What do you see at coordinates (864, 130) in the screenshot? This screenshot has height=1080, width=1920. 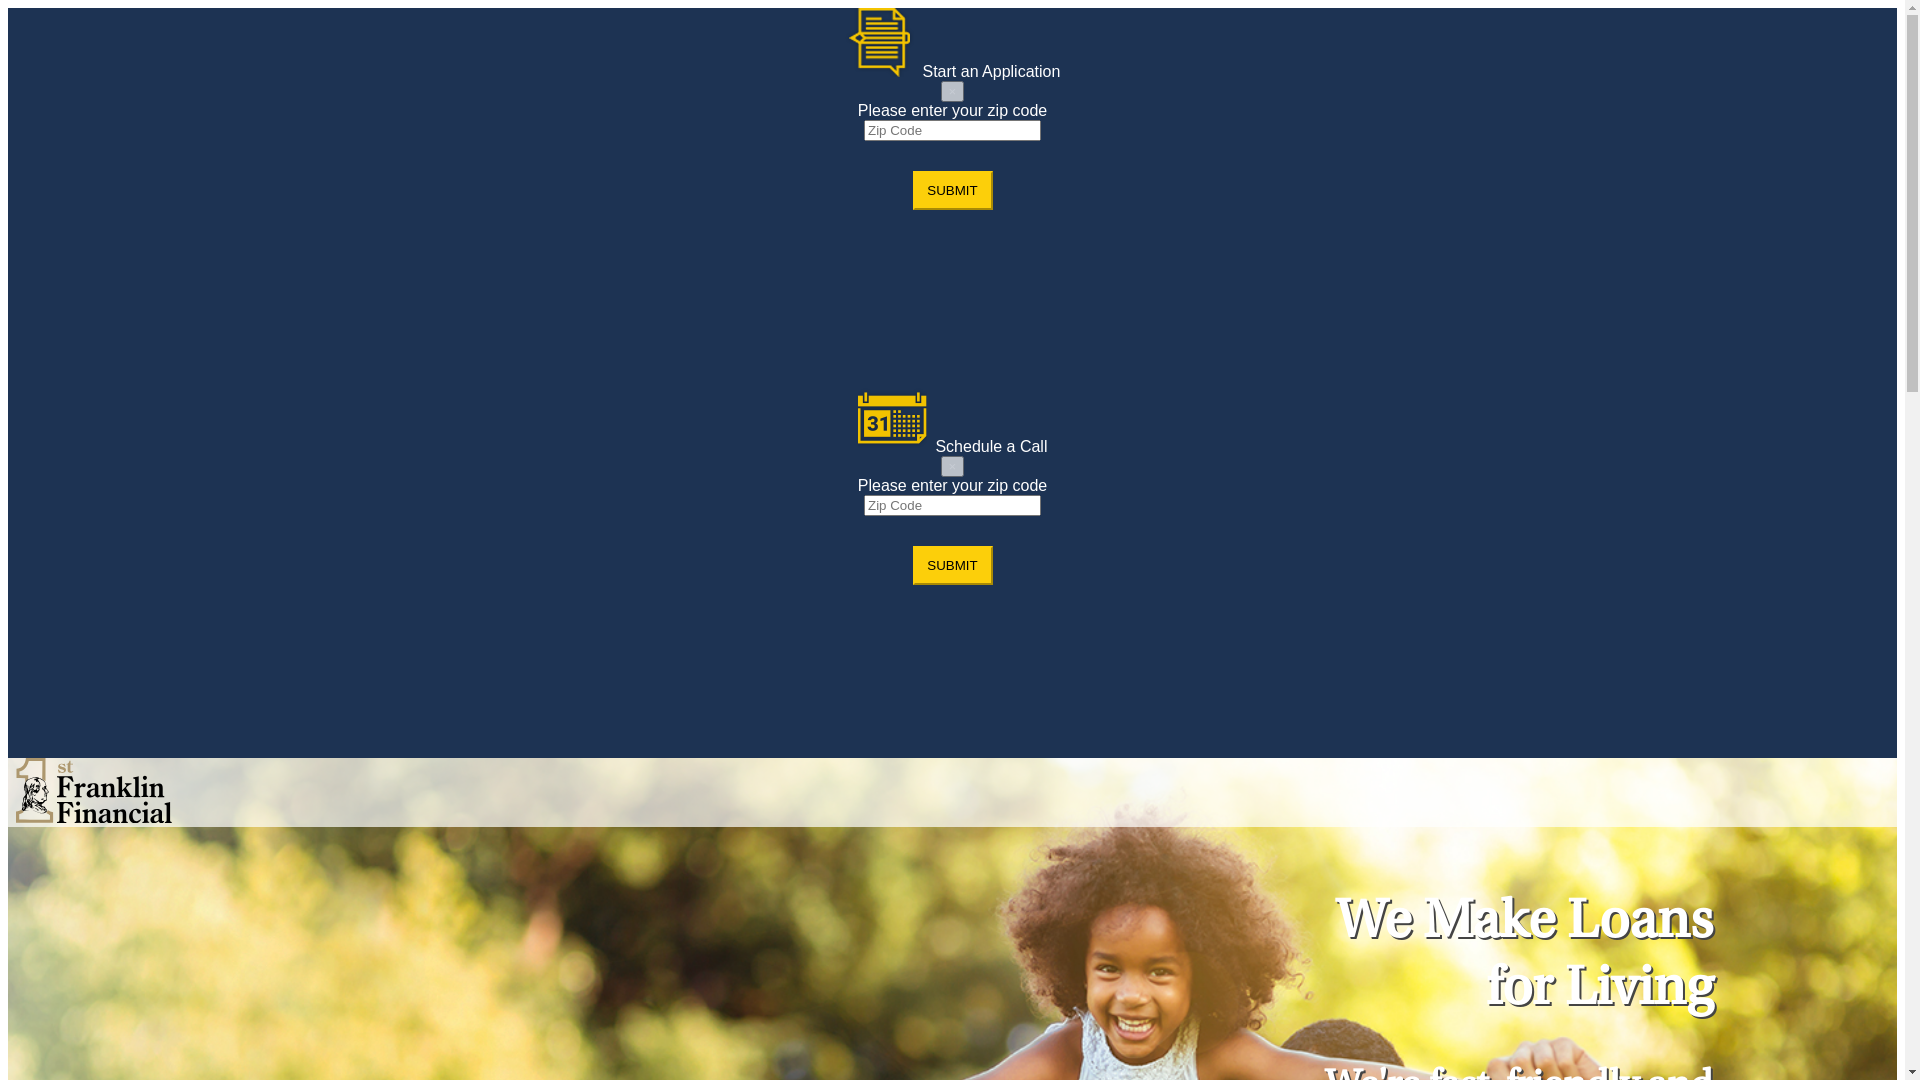 I see `' US Zip Code'` at bounding box center [864, 130].